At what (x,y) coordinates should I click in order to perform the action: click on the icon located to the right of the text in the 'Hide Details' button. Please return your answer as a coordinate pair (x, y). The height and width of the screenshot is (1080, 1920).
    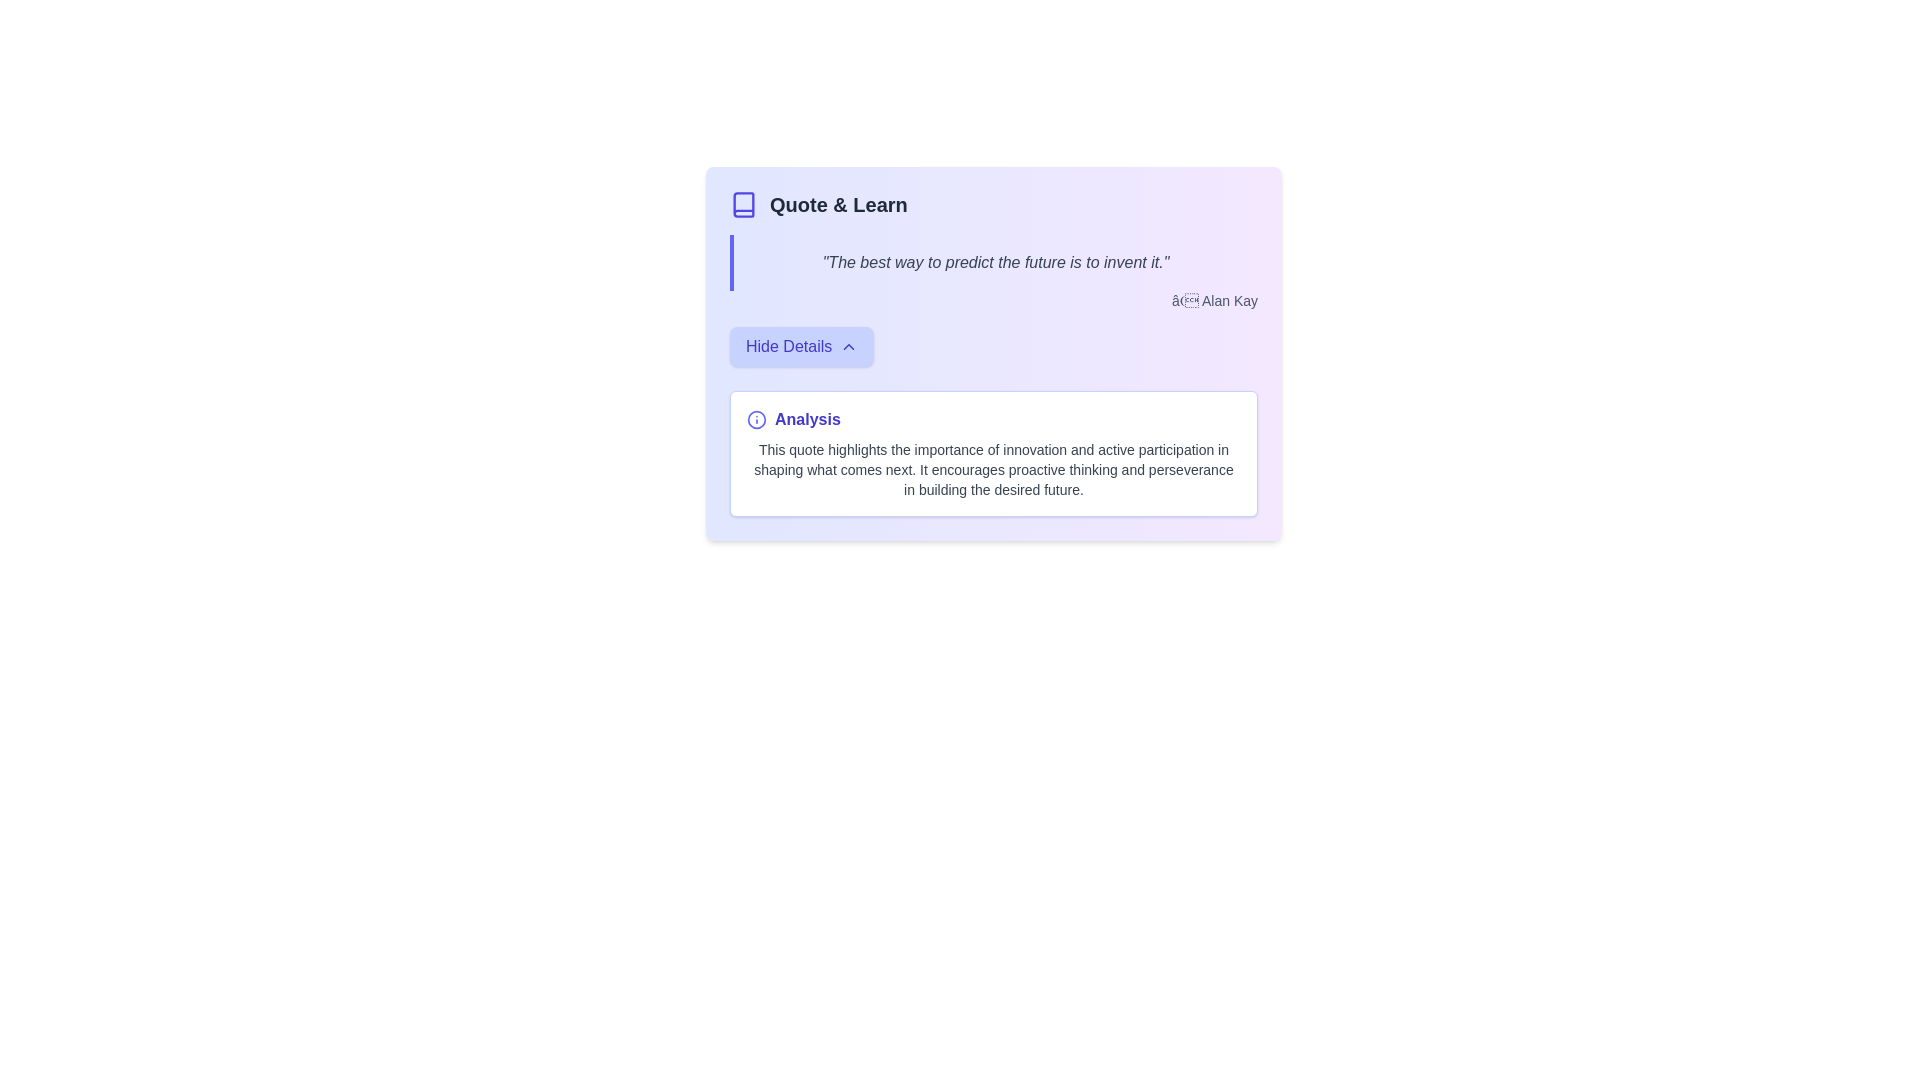
    Looking at the image, I should click on (849, 346).